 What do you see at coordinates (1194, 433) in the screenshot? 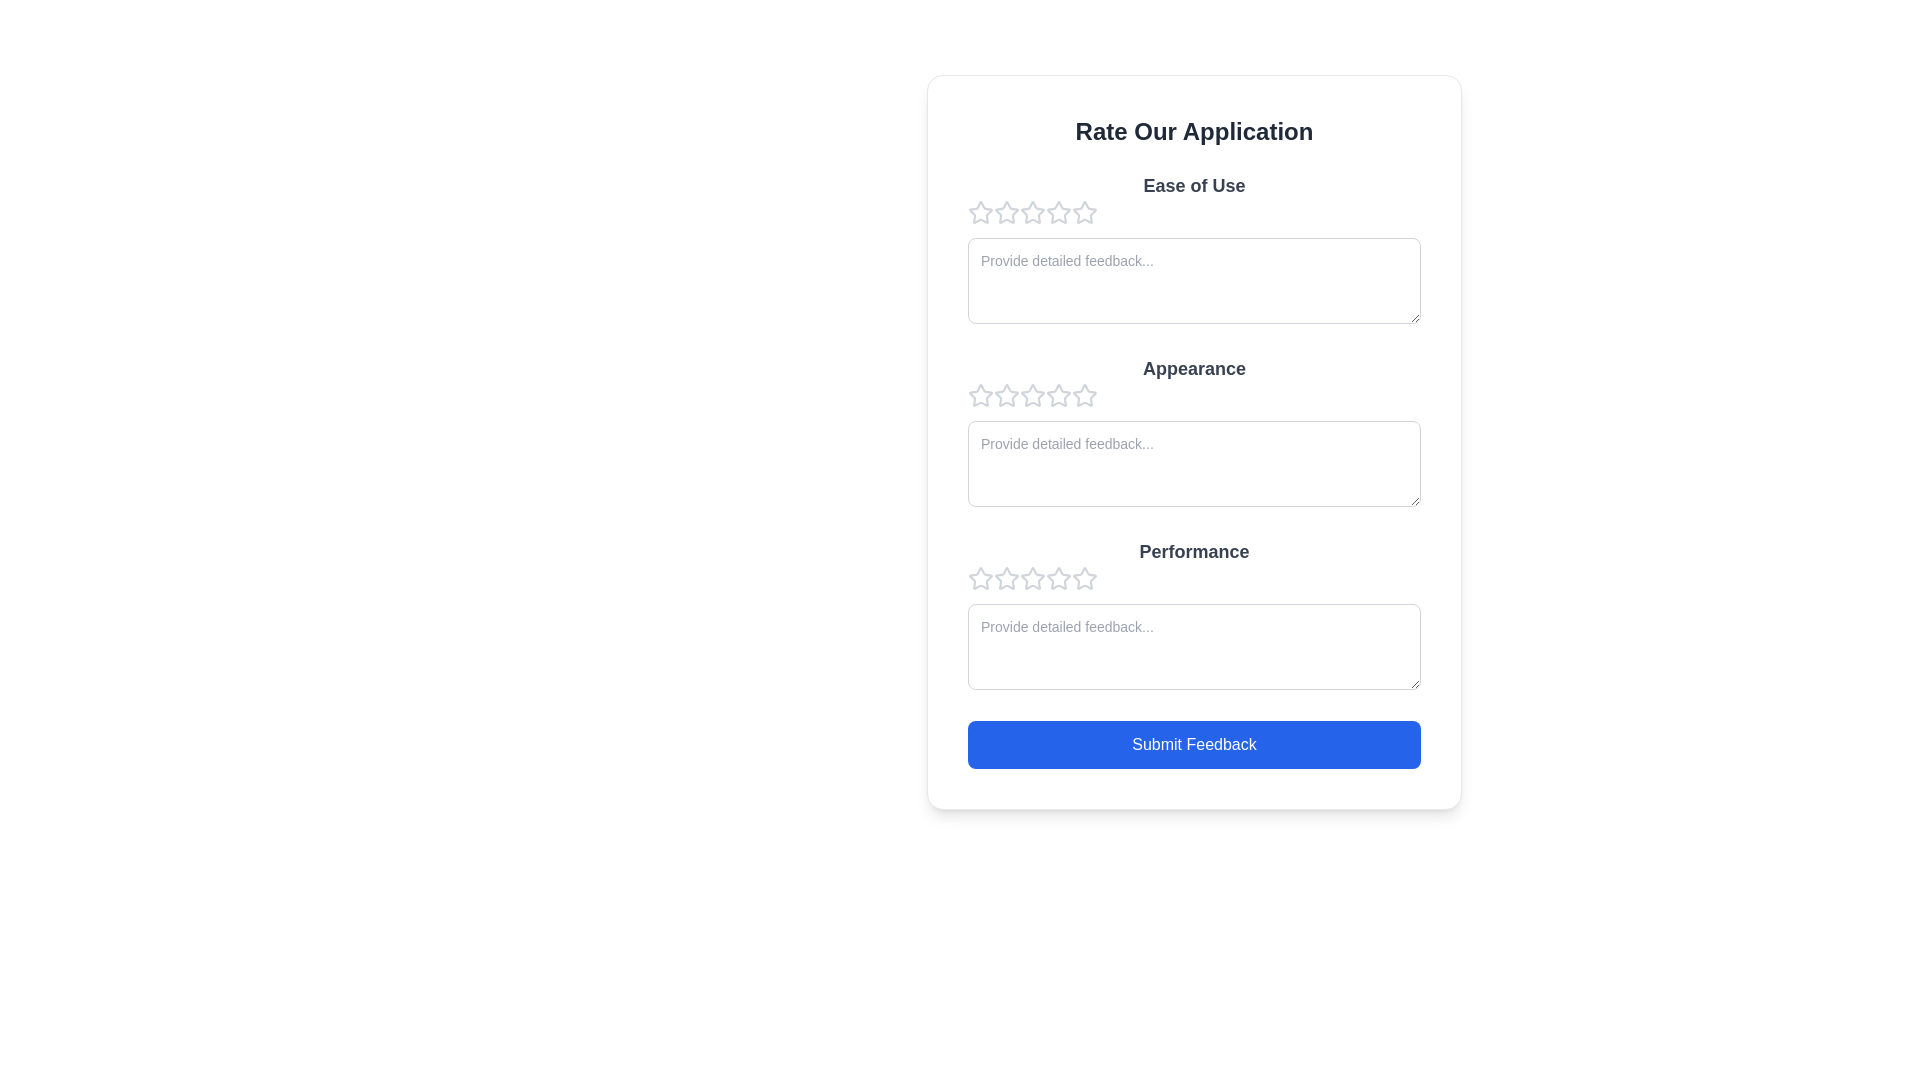
I see `the text input box within the 'Appearance' section for editing` at bounding box center [1194, 433].